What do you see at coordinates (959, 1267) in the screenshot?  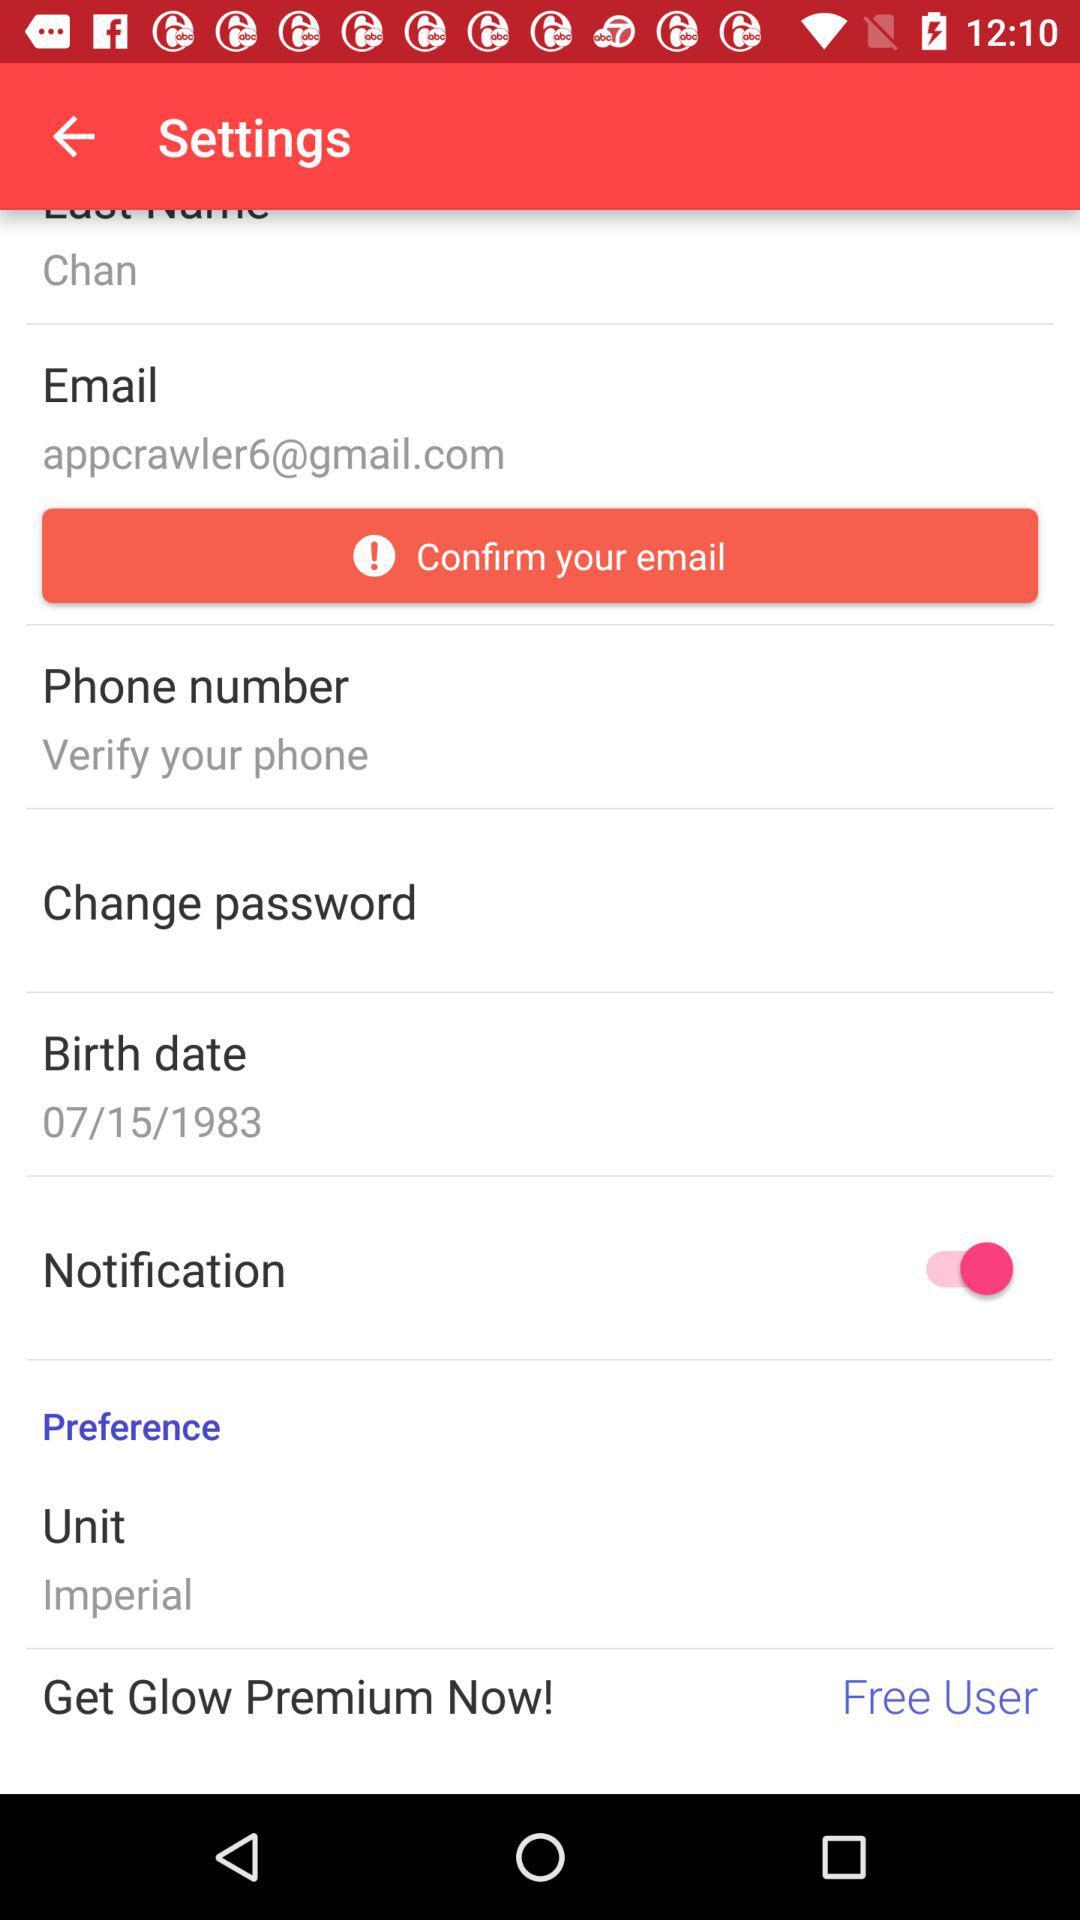 I see `notification toggle option` at bounding box center [959, 1267].